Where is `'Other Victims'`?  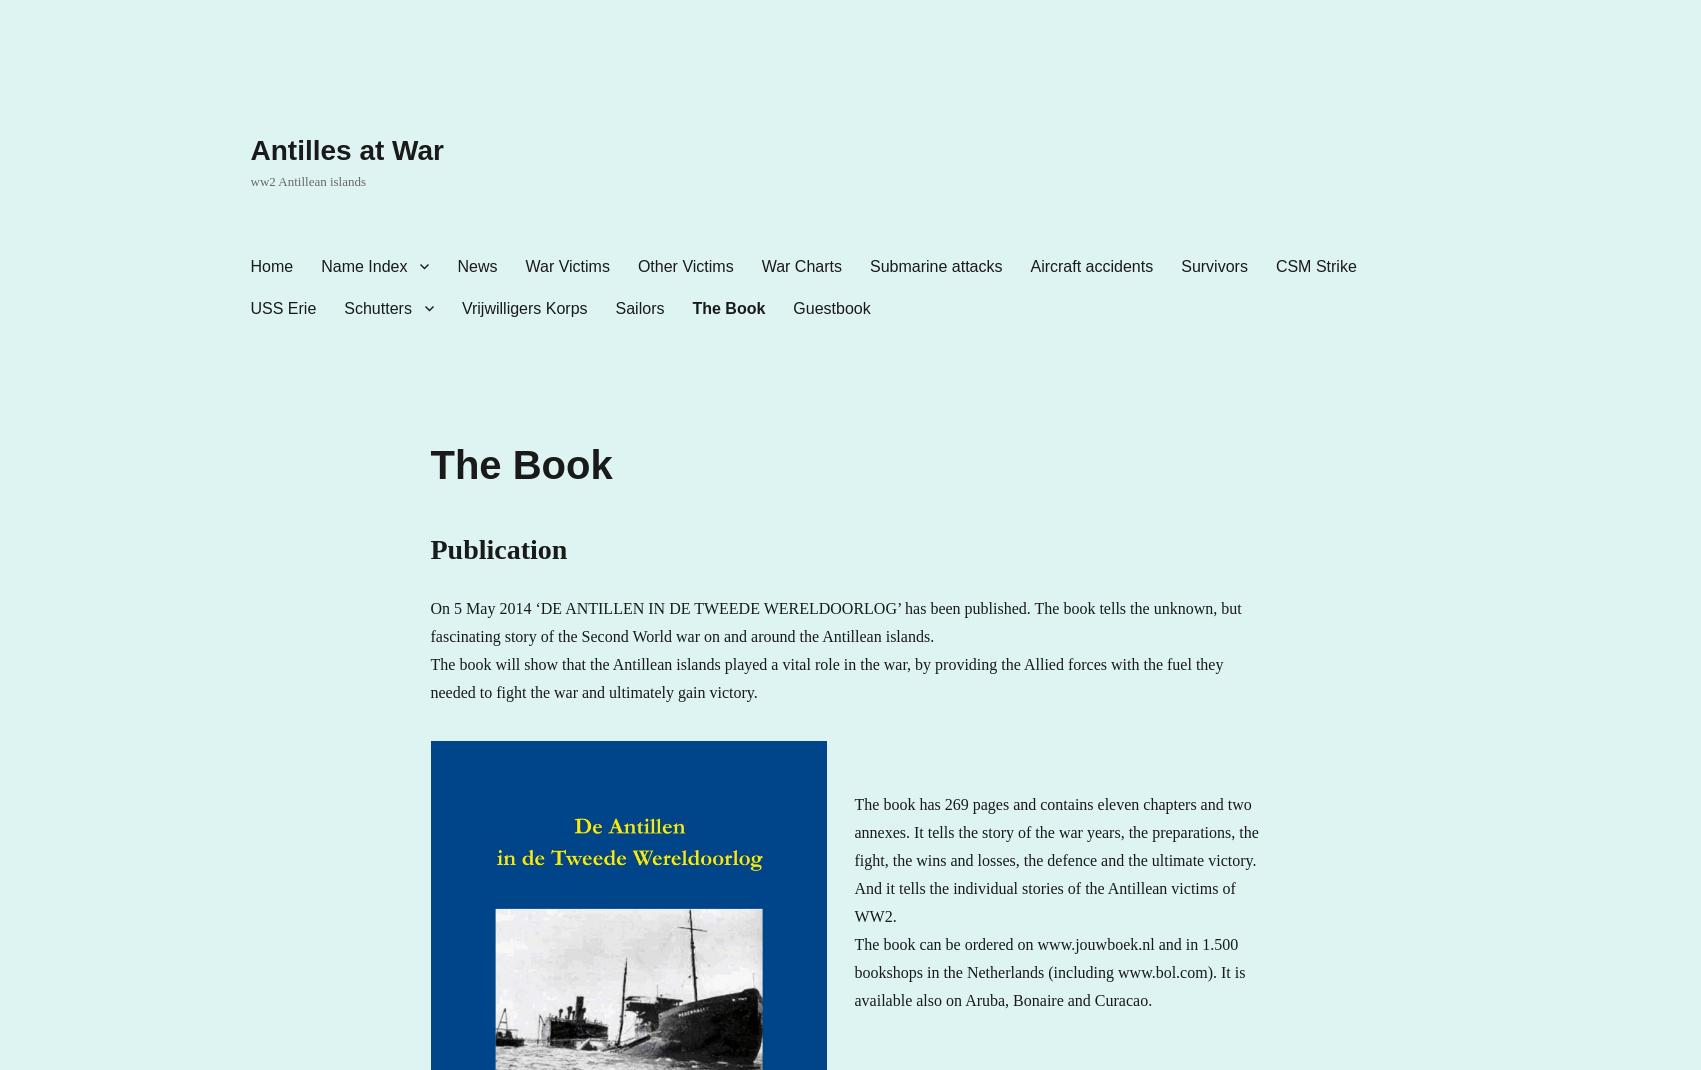 'Other Victims' is located at coordinates (683, 264).